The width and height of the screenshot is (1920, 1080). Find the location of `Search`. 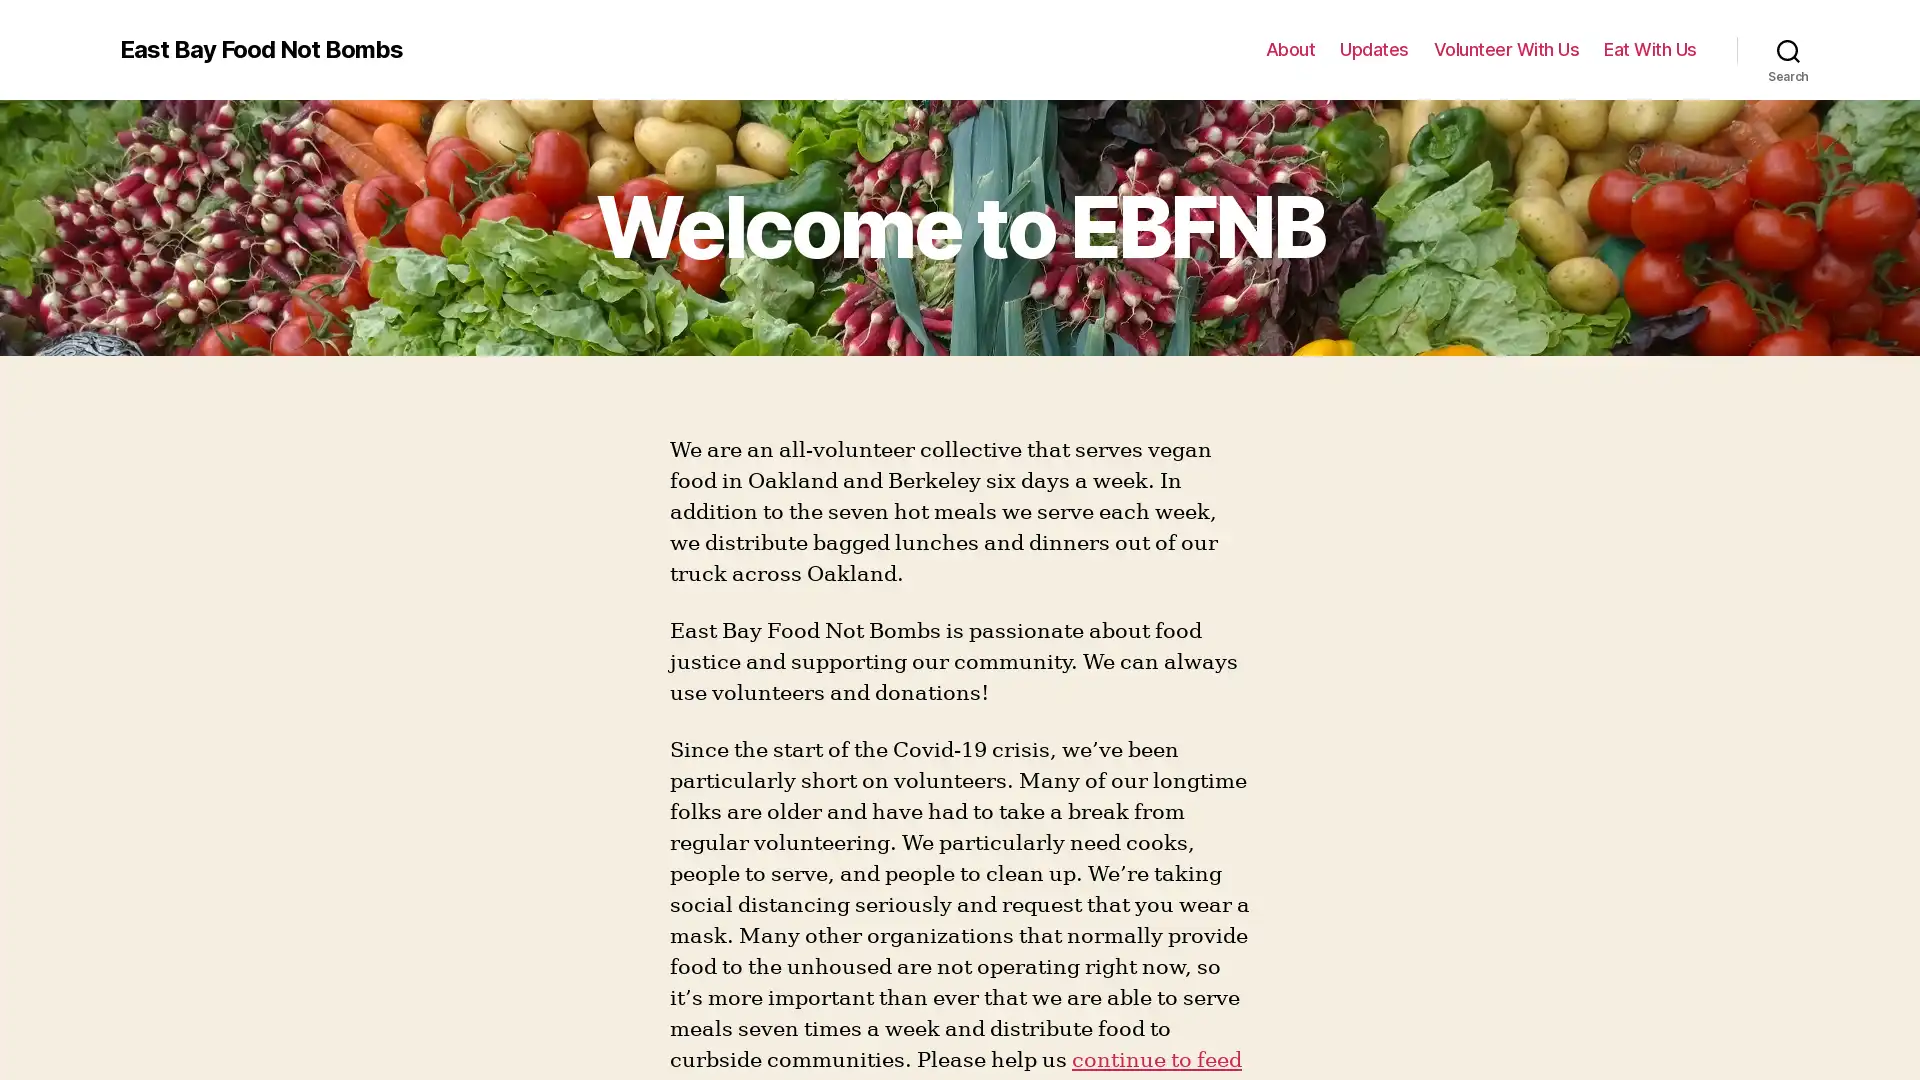

Search is located at coordinates (1788, 49).